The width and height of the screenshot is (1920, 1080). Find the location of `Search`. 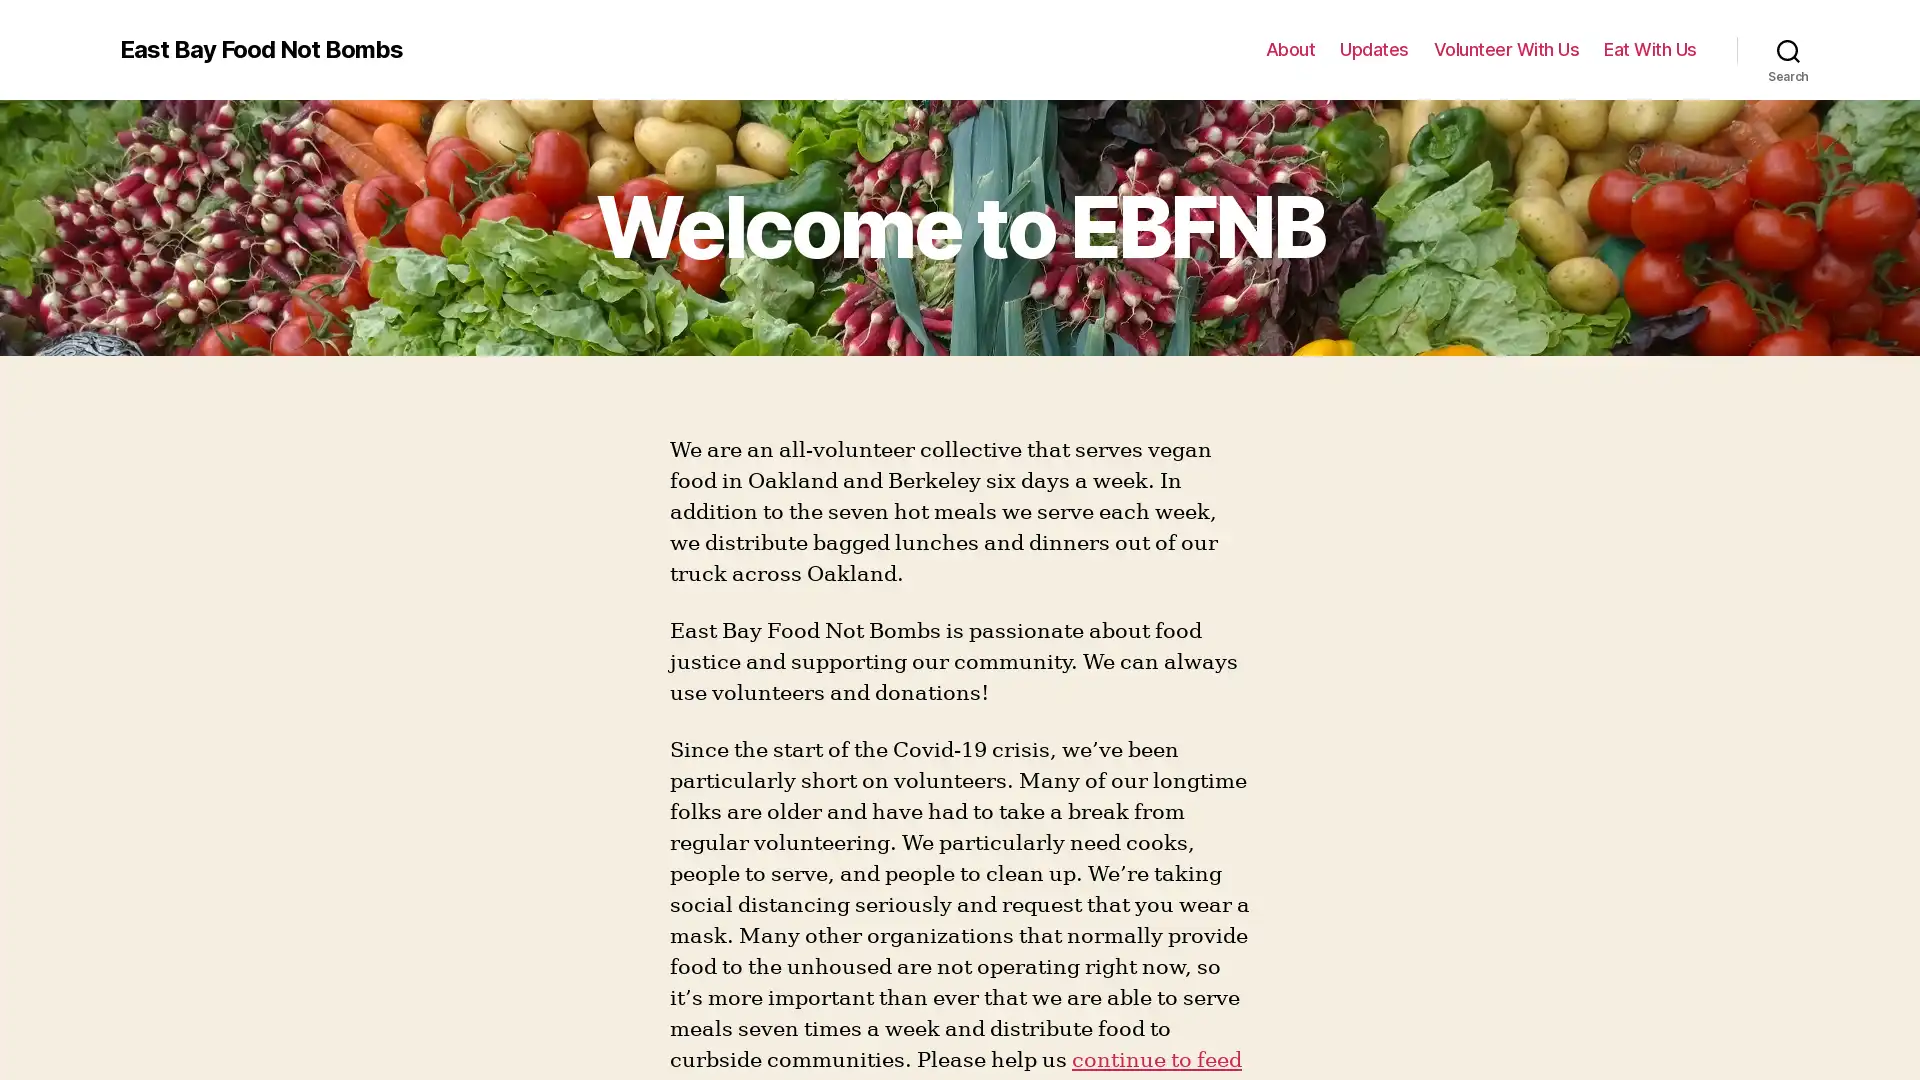

Search is located at coordinates (1788, 49).